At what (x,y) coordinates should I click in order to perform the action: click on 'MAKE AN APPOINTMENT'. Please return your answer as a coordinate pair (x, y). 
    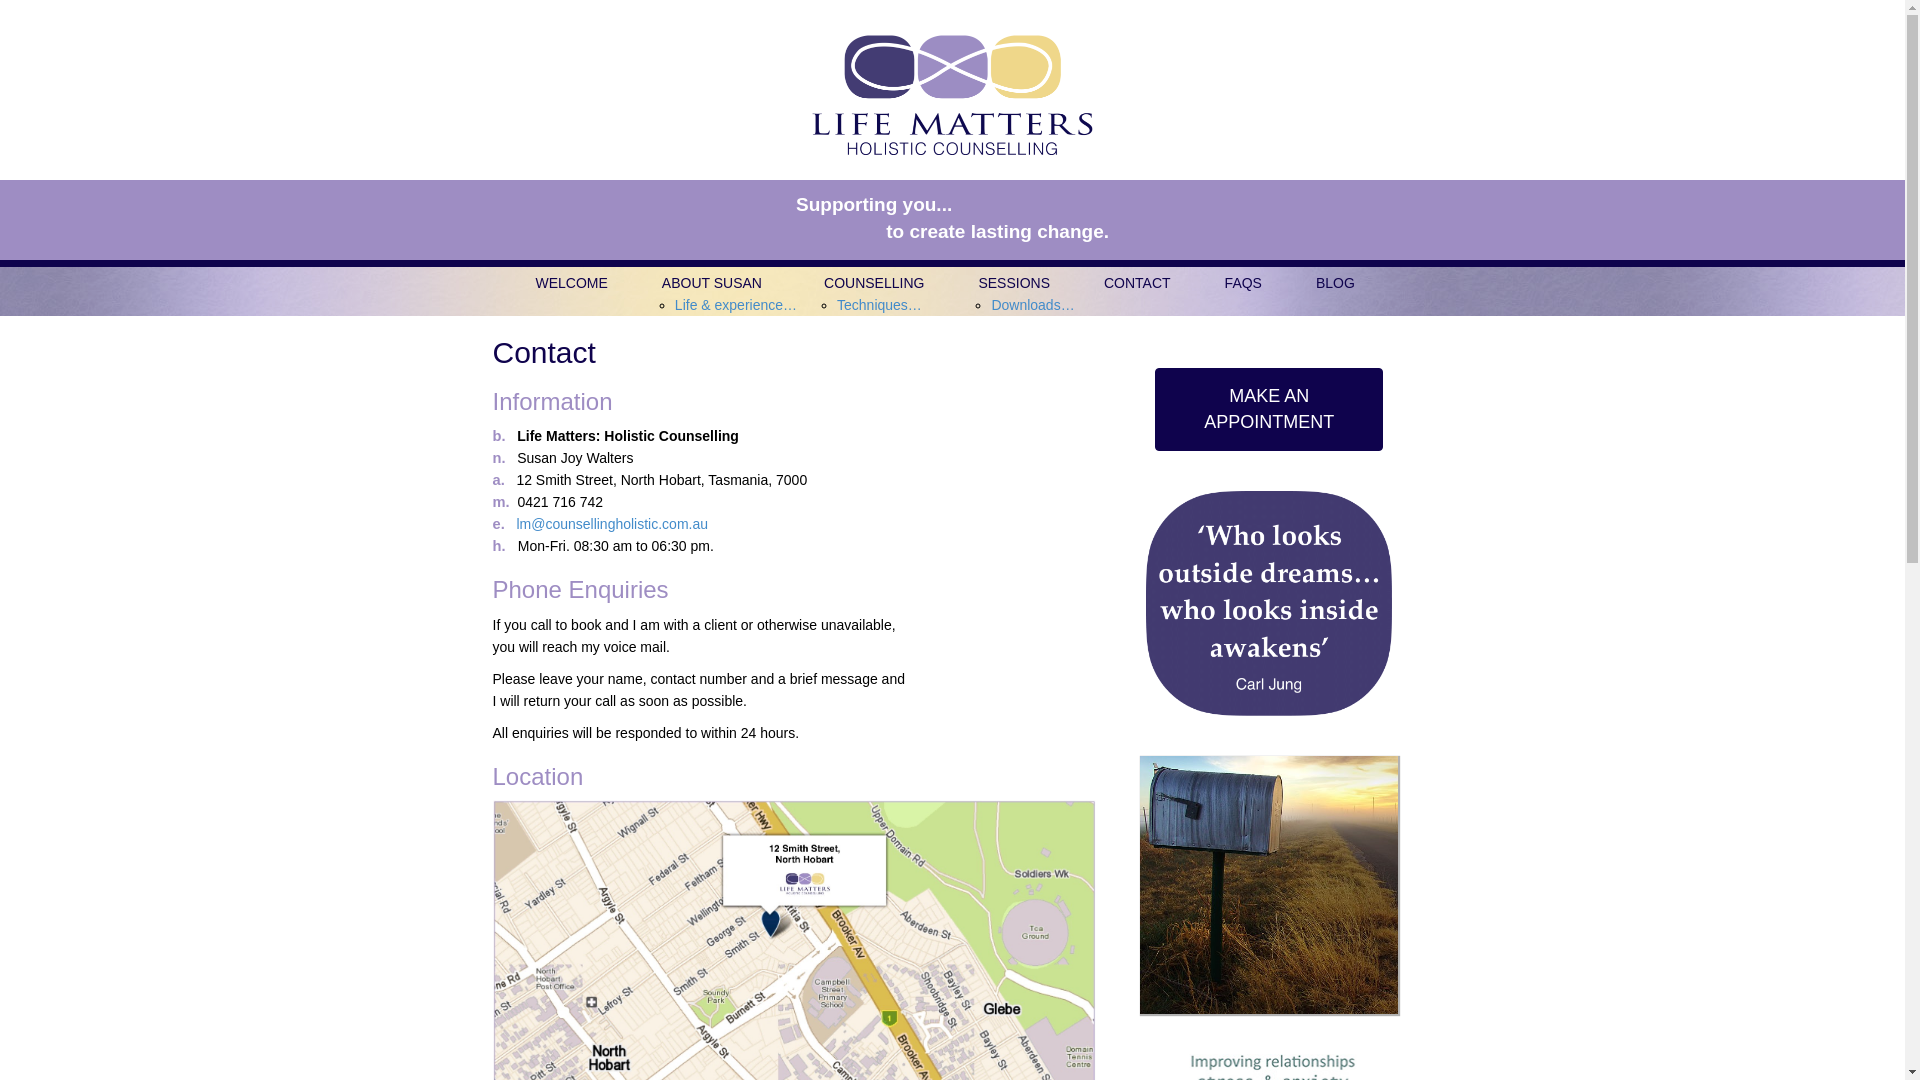
    Looking at the image, I should click on (1267, 408).